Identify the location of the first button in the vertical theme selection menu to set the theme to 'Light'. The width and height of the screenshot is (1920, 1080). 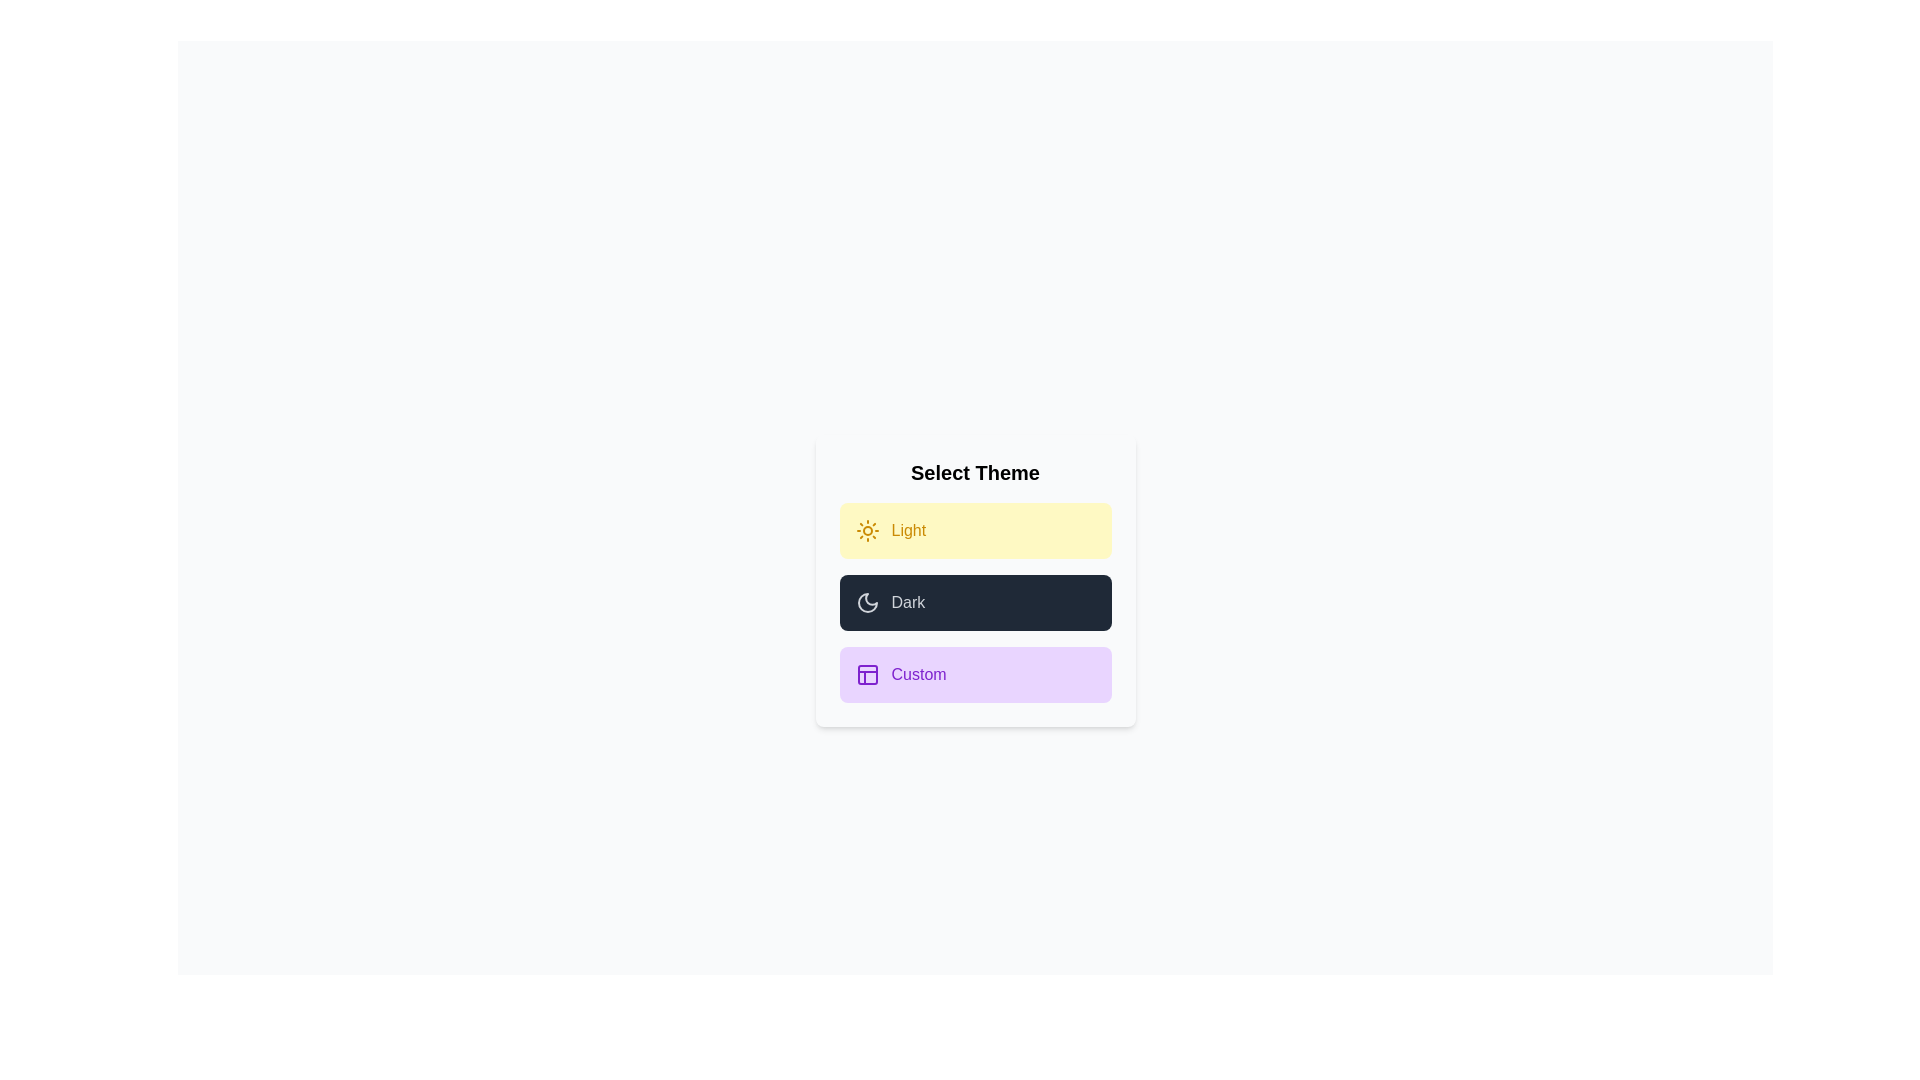
(975, 530).